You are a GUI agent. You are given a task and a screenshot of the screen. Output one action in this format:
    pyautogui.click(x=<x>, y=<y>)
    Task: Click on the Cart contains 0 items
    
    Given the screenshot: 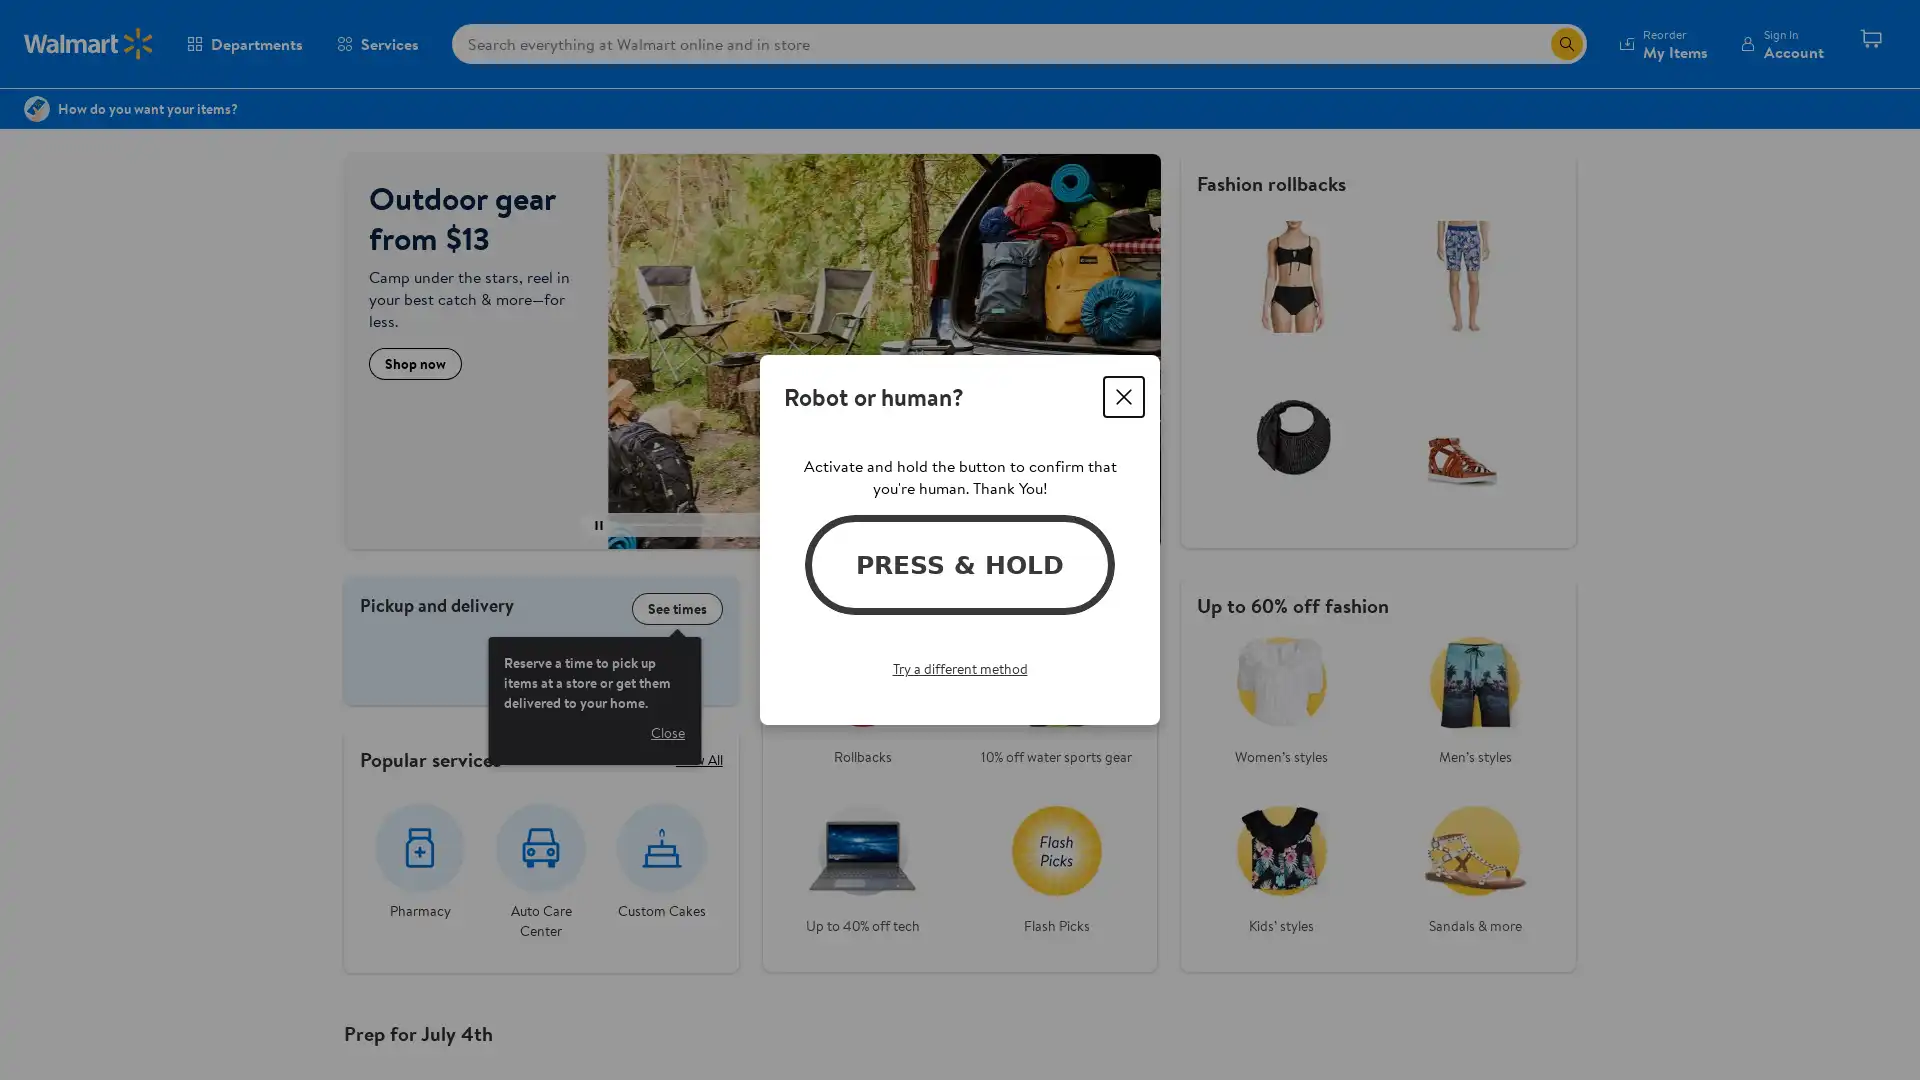 What is the action you would take?
    pyautogui.click(x=1870, y=43)
    